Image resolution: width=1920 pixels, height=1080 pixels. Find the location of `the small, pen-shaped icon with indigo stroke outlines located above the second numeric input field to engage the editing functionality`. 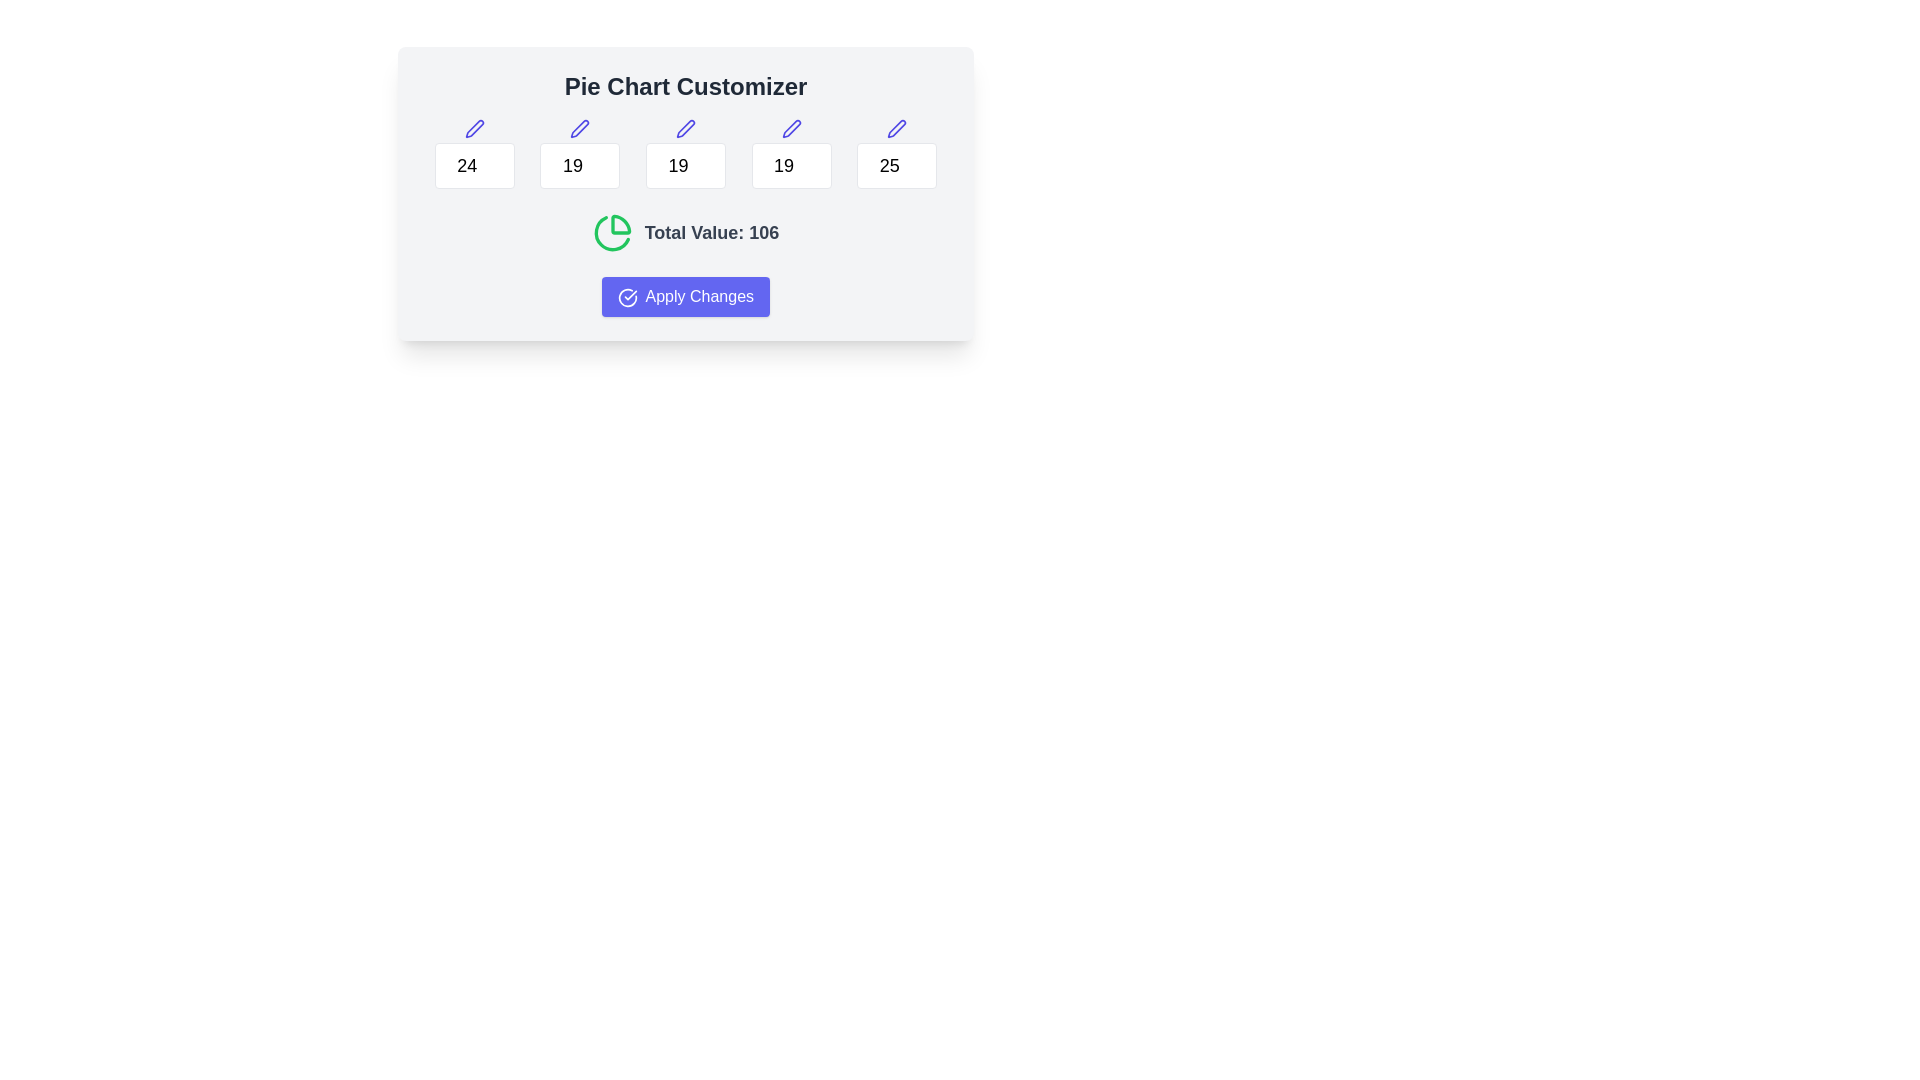

the small, pen-shaped icon with indigo stroke outlines located above the second numeric input field to engage the editing functionality is located at coordinates (579, 128).